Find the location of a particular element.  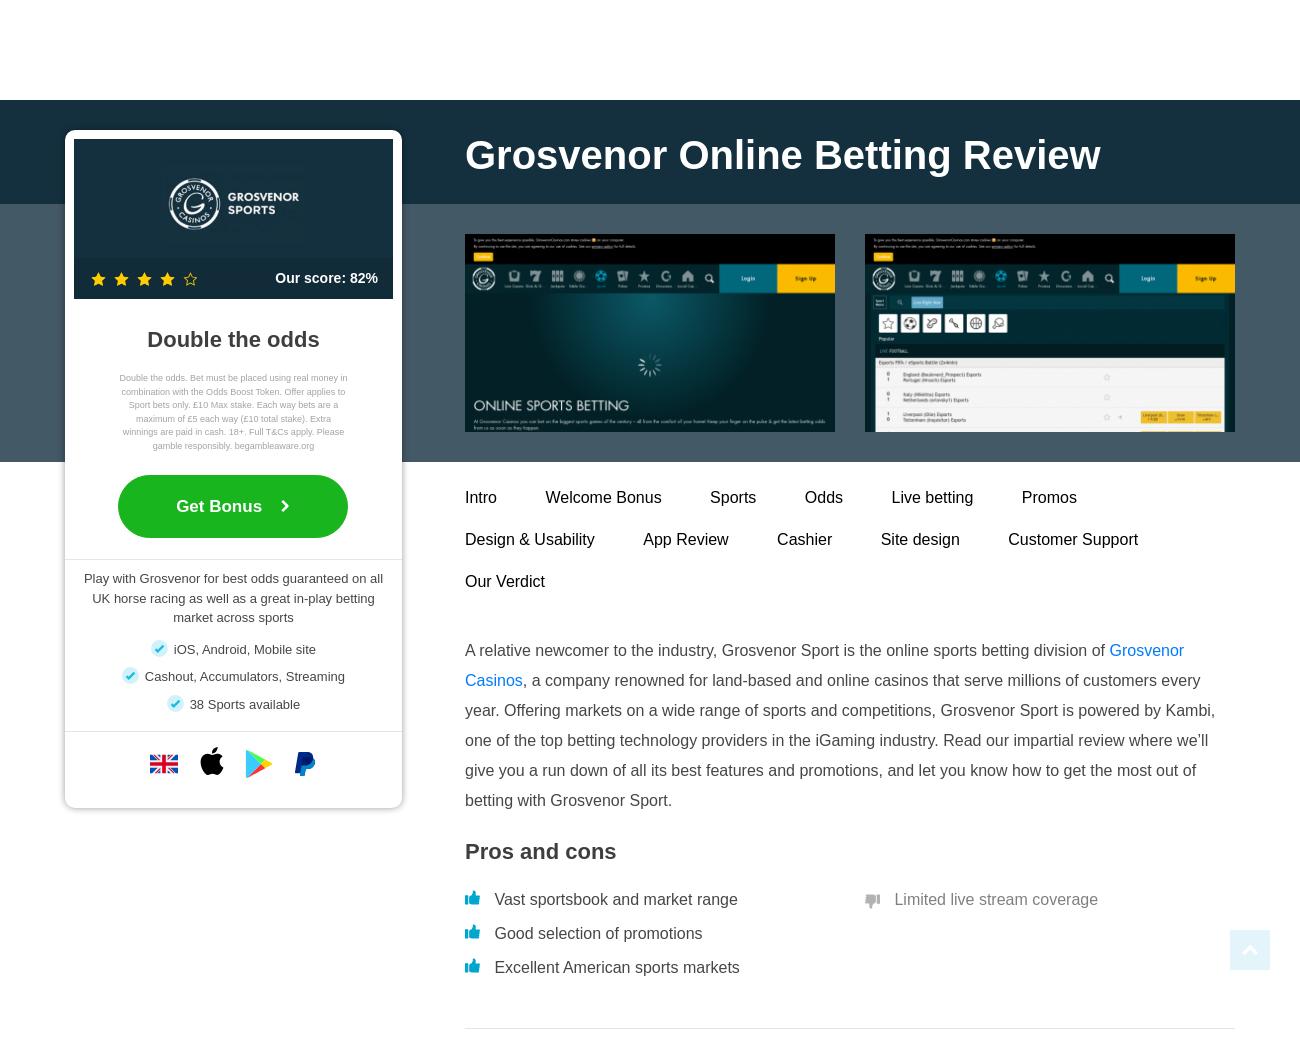

'82%' is located at coordinates (361, 277).